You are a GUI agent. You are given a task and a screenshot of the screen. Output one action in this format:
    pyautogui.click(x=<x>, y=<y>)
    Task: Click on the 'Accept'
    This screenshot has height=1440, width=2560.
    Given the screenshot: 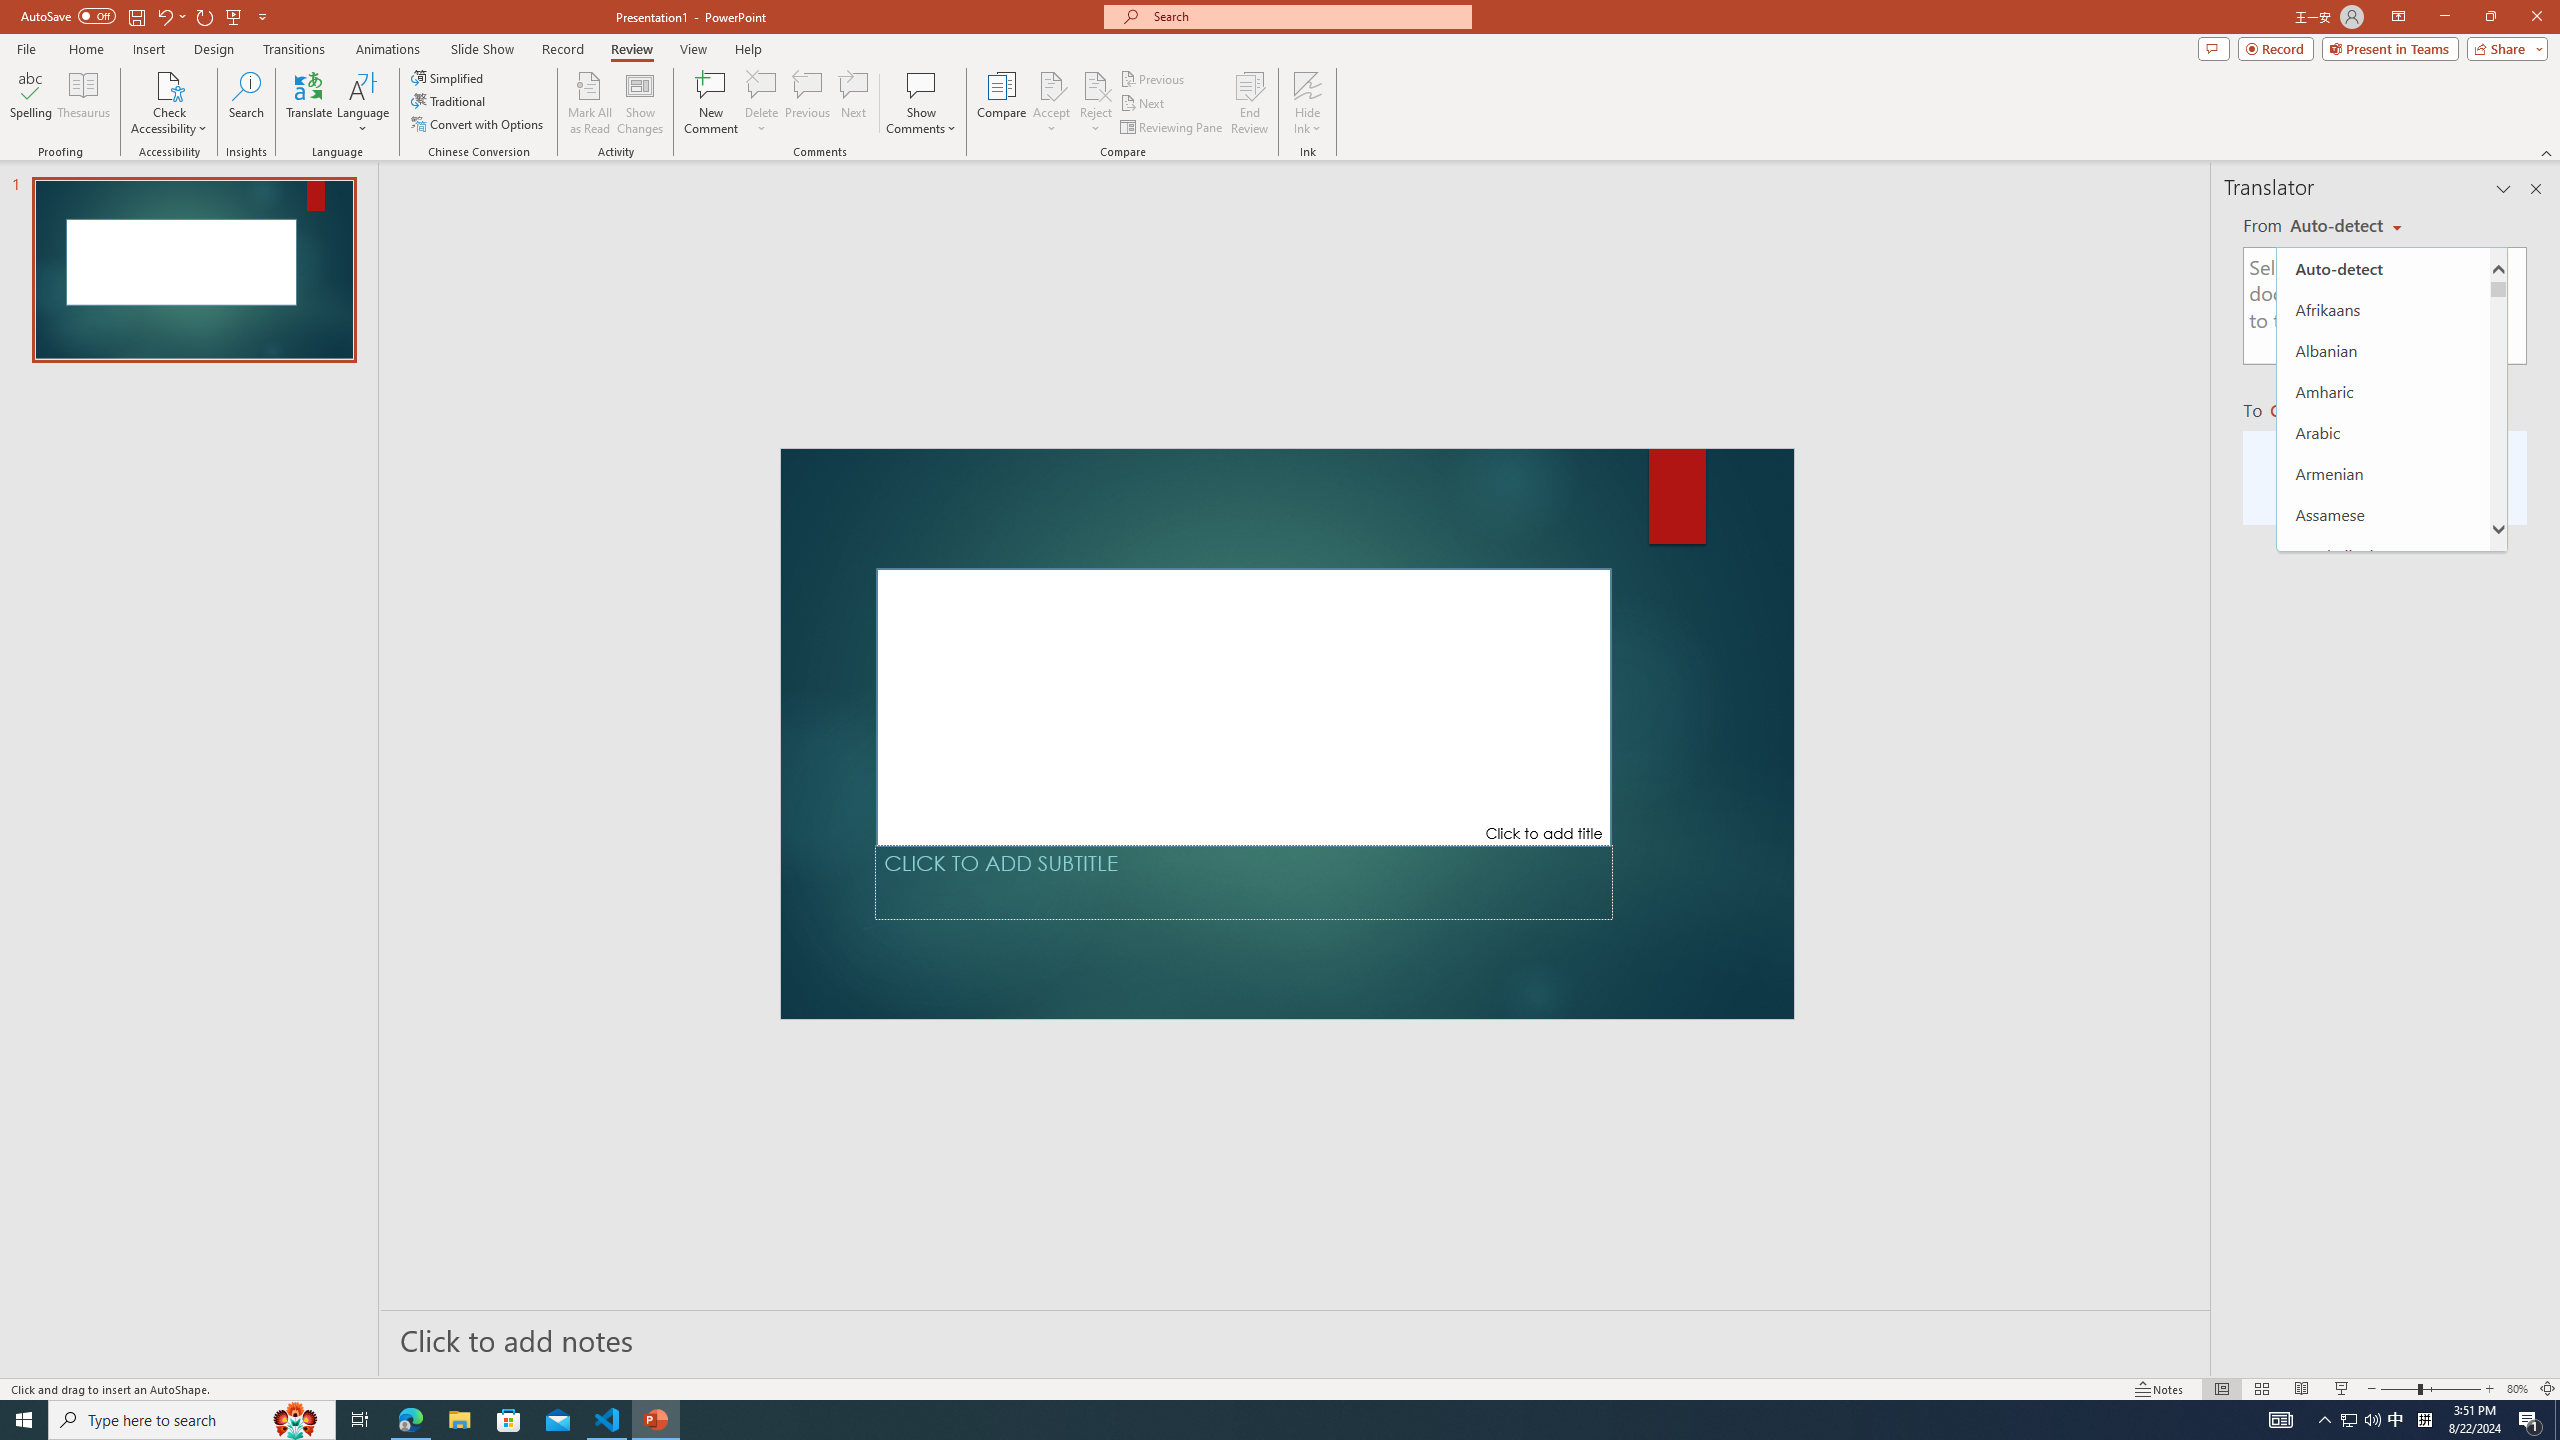 What is the action you would take?
    pyautogui.click(x=1051, y=103)
    